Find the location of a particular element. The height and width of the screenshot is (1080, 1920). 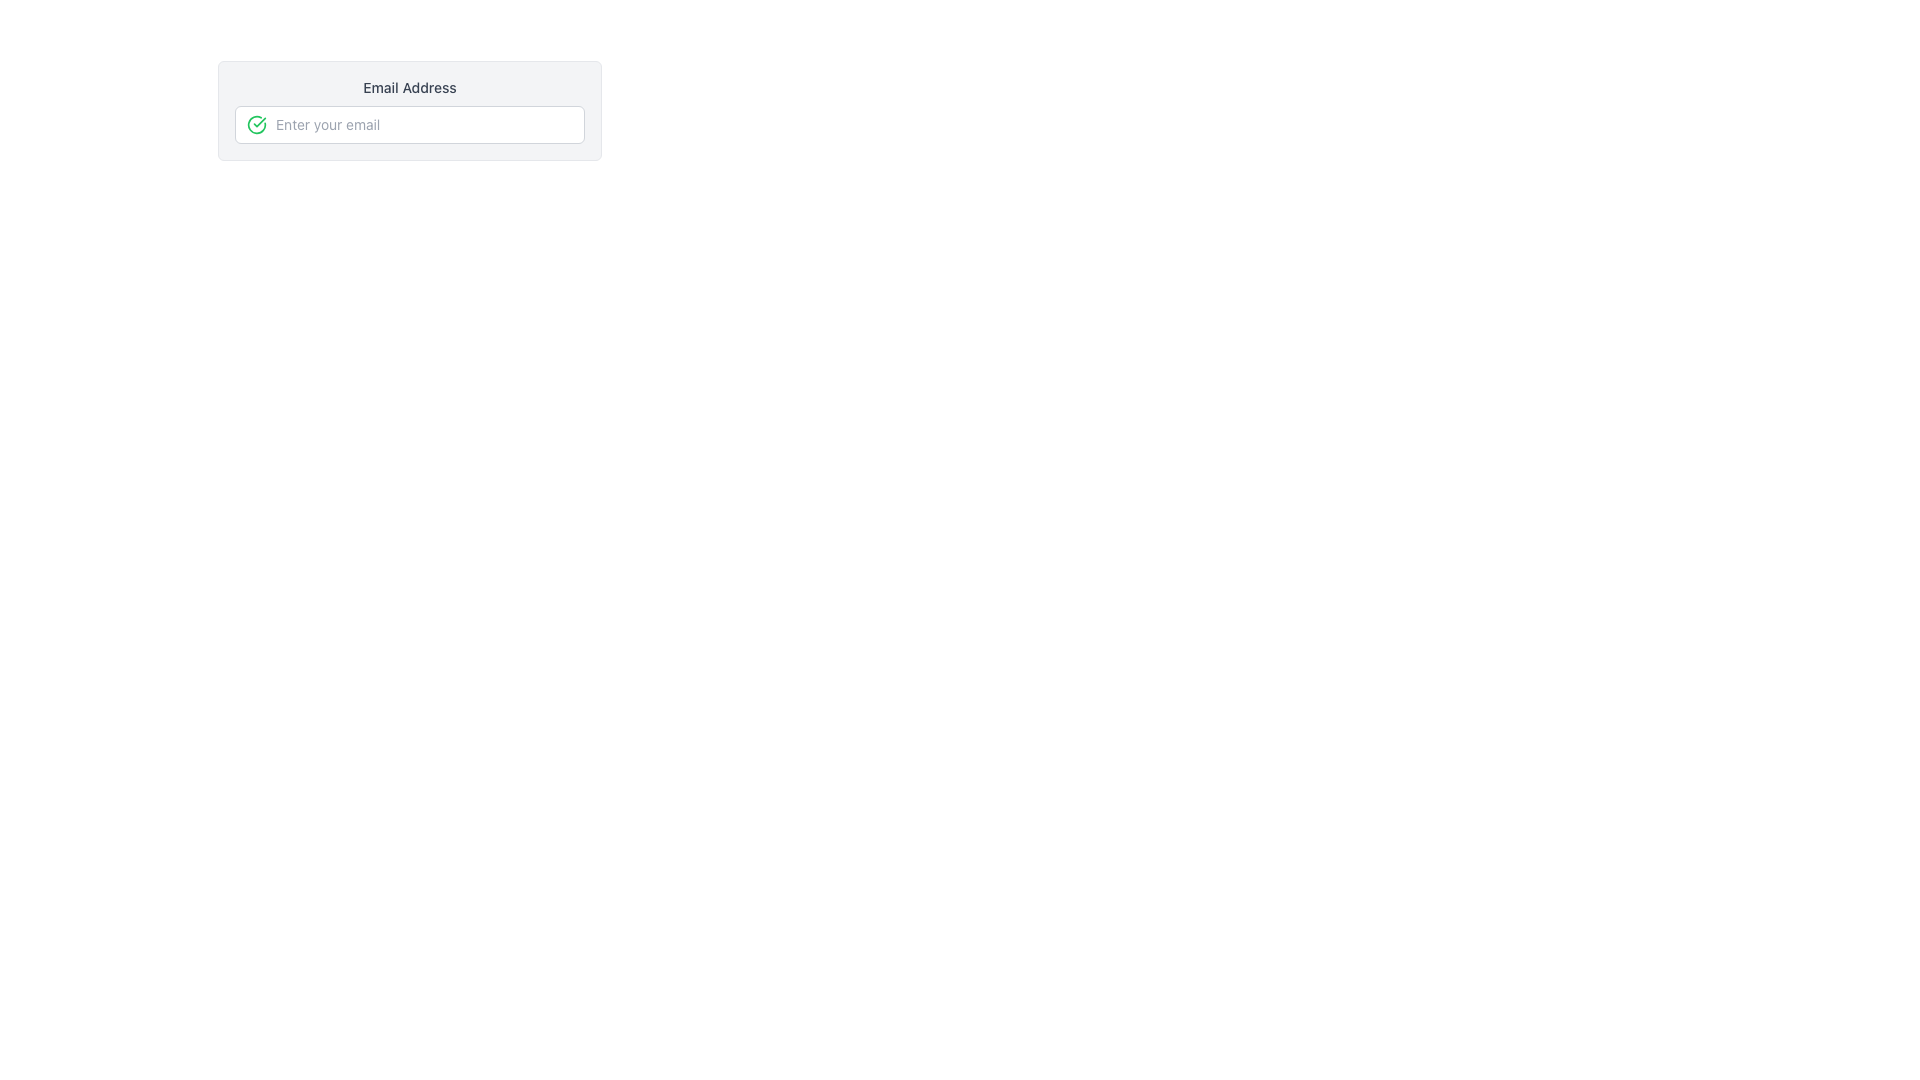

the validation icon located to the left of the email input field, which indicates successful validation of the email input is located at coordinates (256, 124).